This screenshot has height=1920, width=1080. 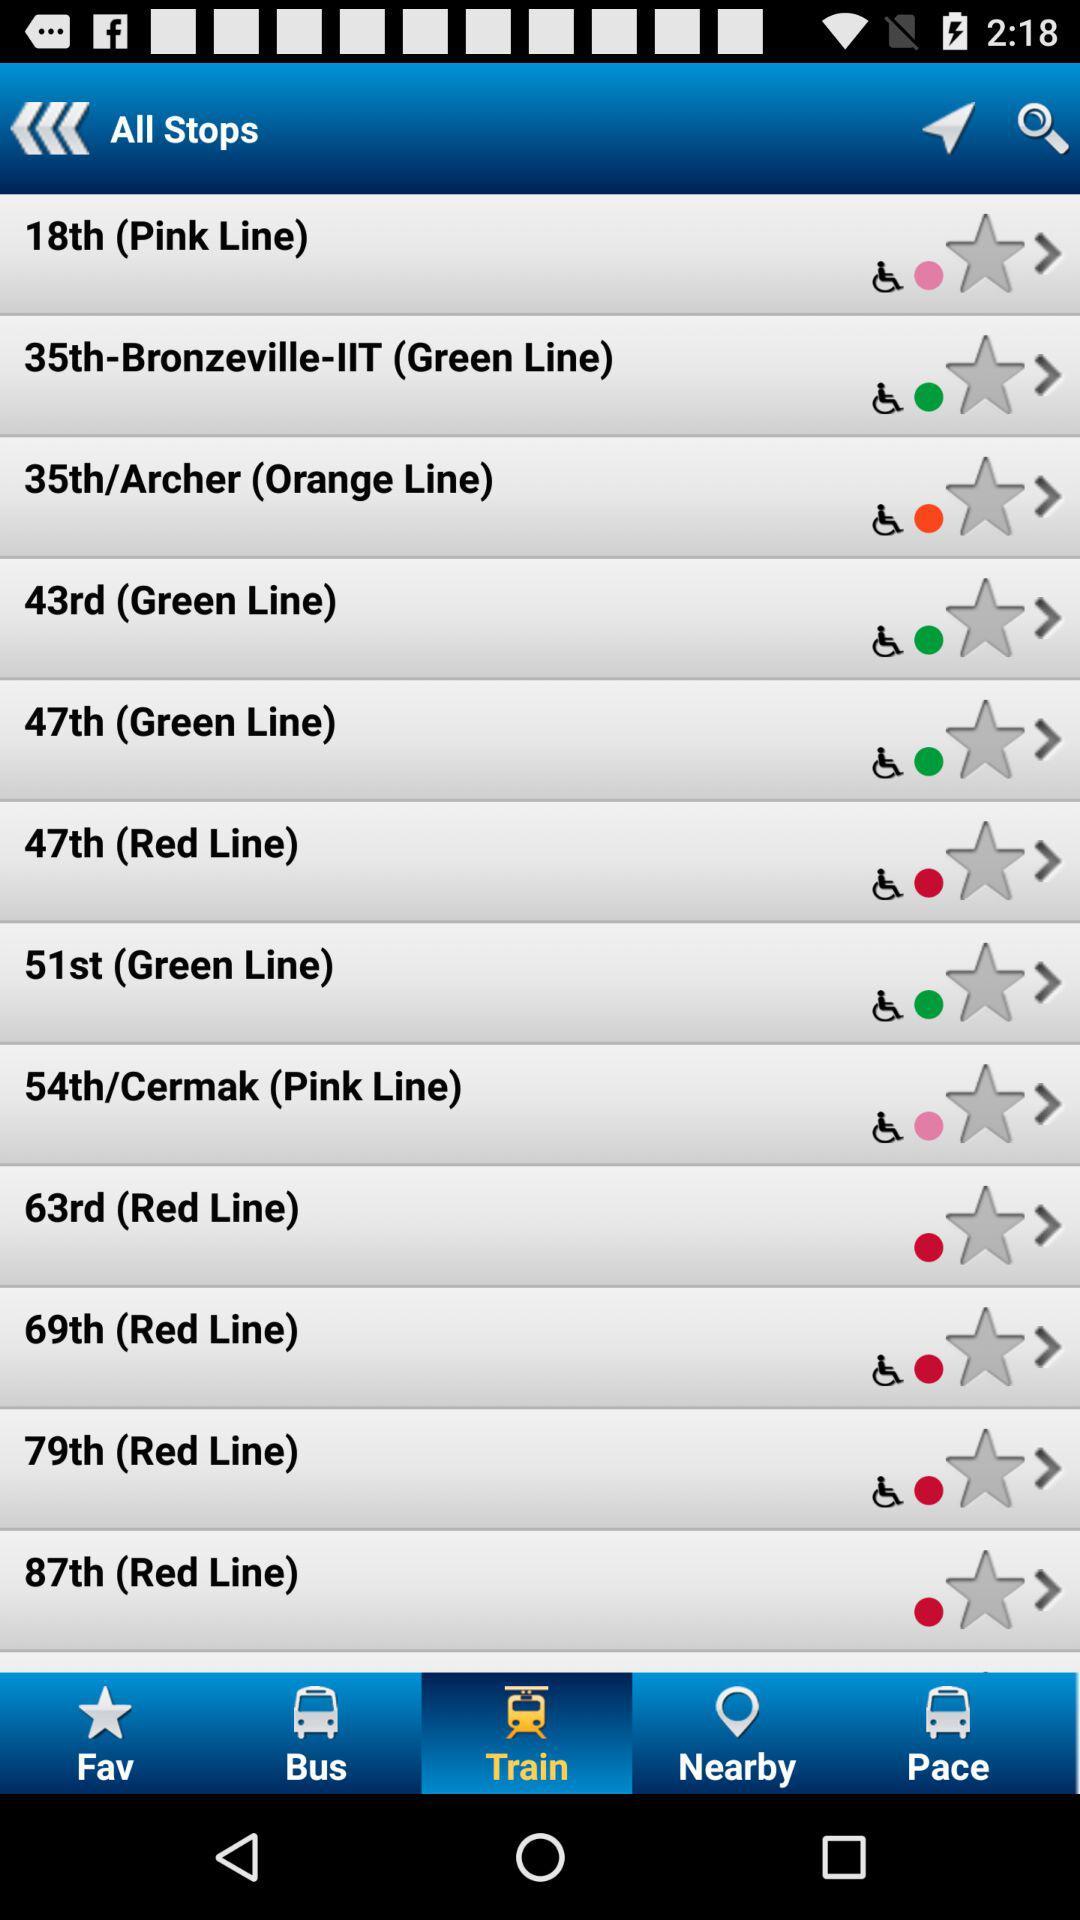 What do you see at coordinates (984, 252) in the screenshot?
I see `this one` at bounding box center [984, 252].